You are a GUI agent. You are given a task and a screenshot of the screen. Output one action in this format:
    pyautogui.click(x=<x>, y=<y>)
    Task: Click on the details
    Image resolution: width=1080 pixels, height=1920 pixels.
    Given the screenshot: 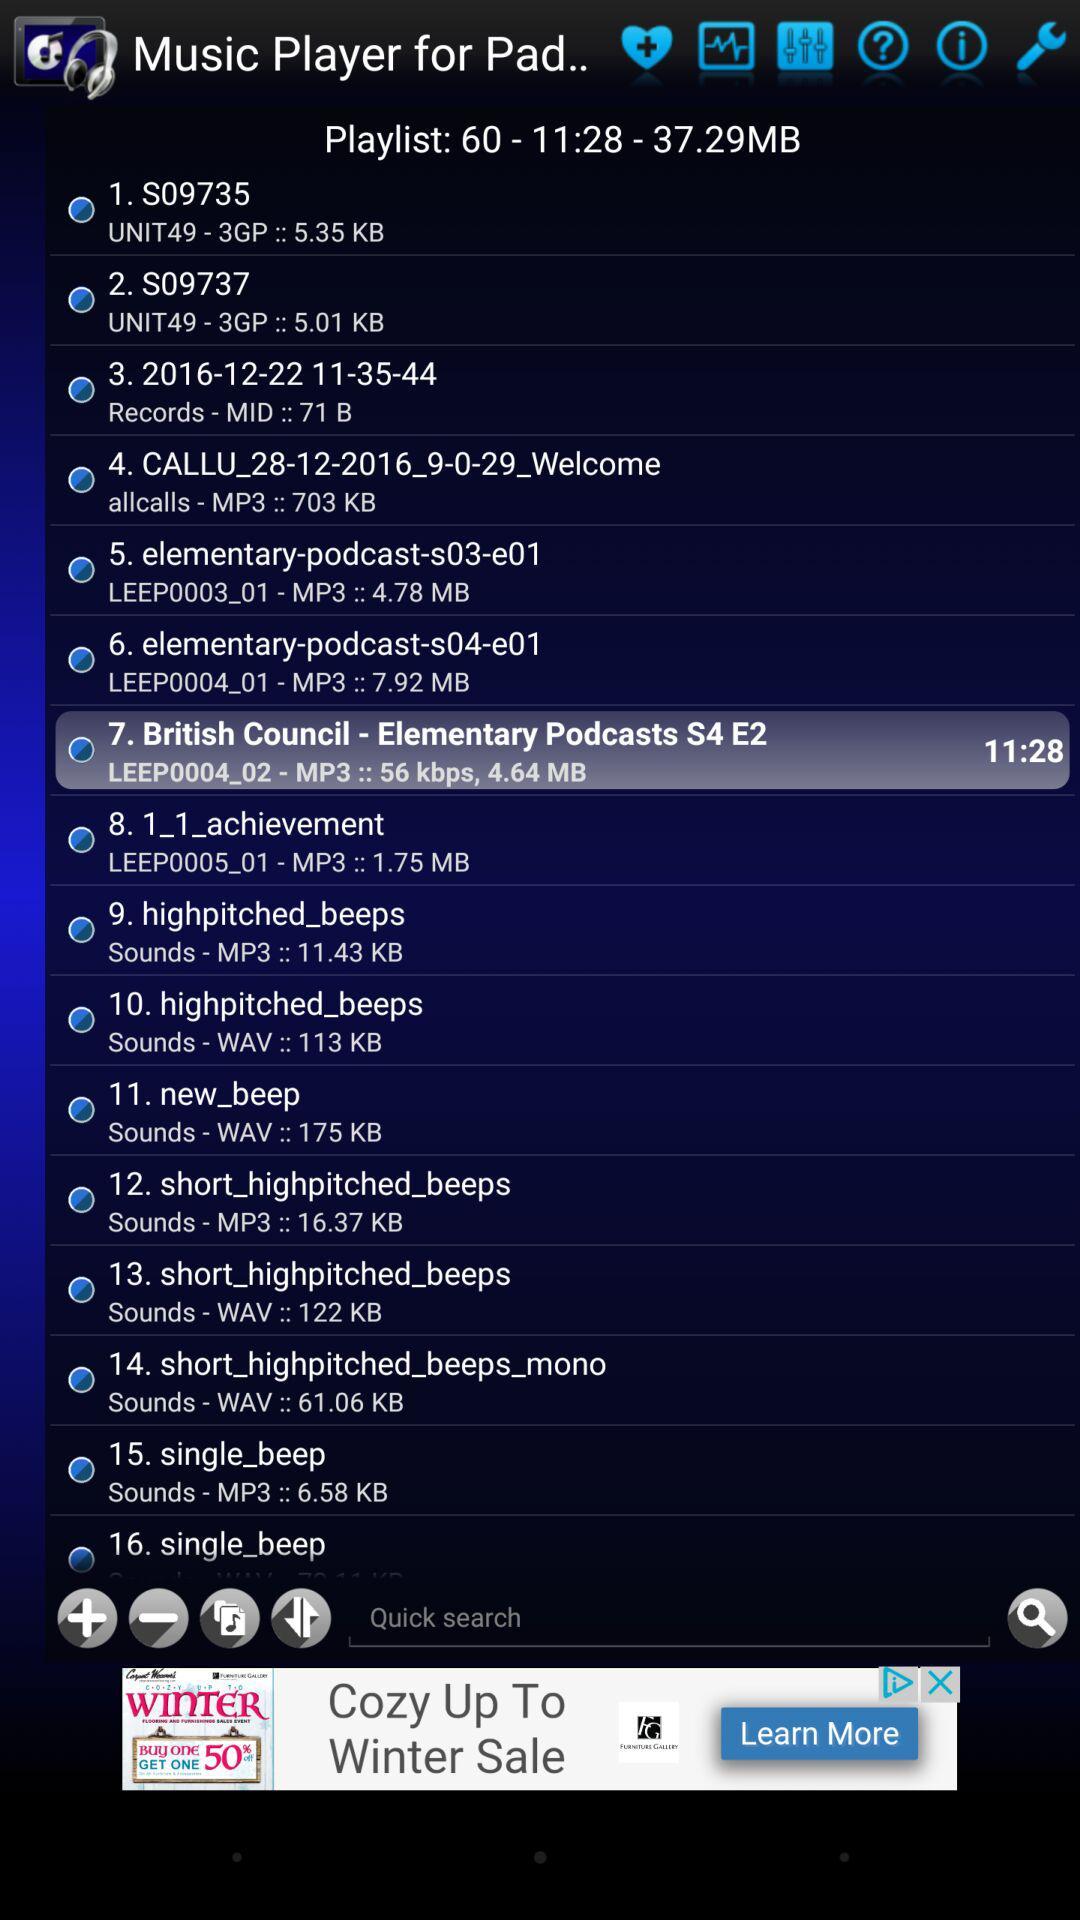 What is the action you would take?
    pyautogui.click(x=960, y=52)
    